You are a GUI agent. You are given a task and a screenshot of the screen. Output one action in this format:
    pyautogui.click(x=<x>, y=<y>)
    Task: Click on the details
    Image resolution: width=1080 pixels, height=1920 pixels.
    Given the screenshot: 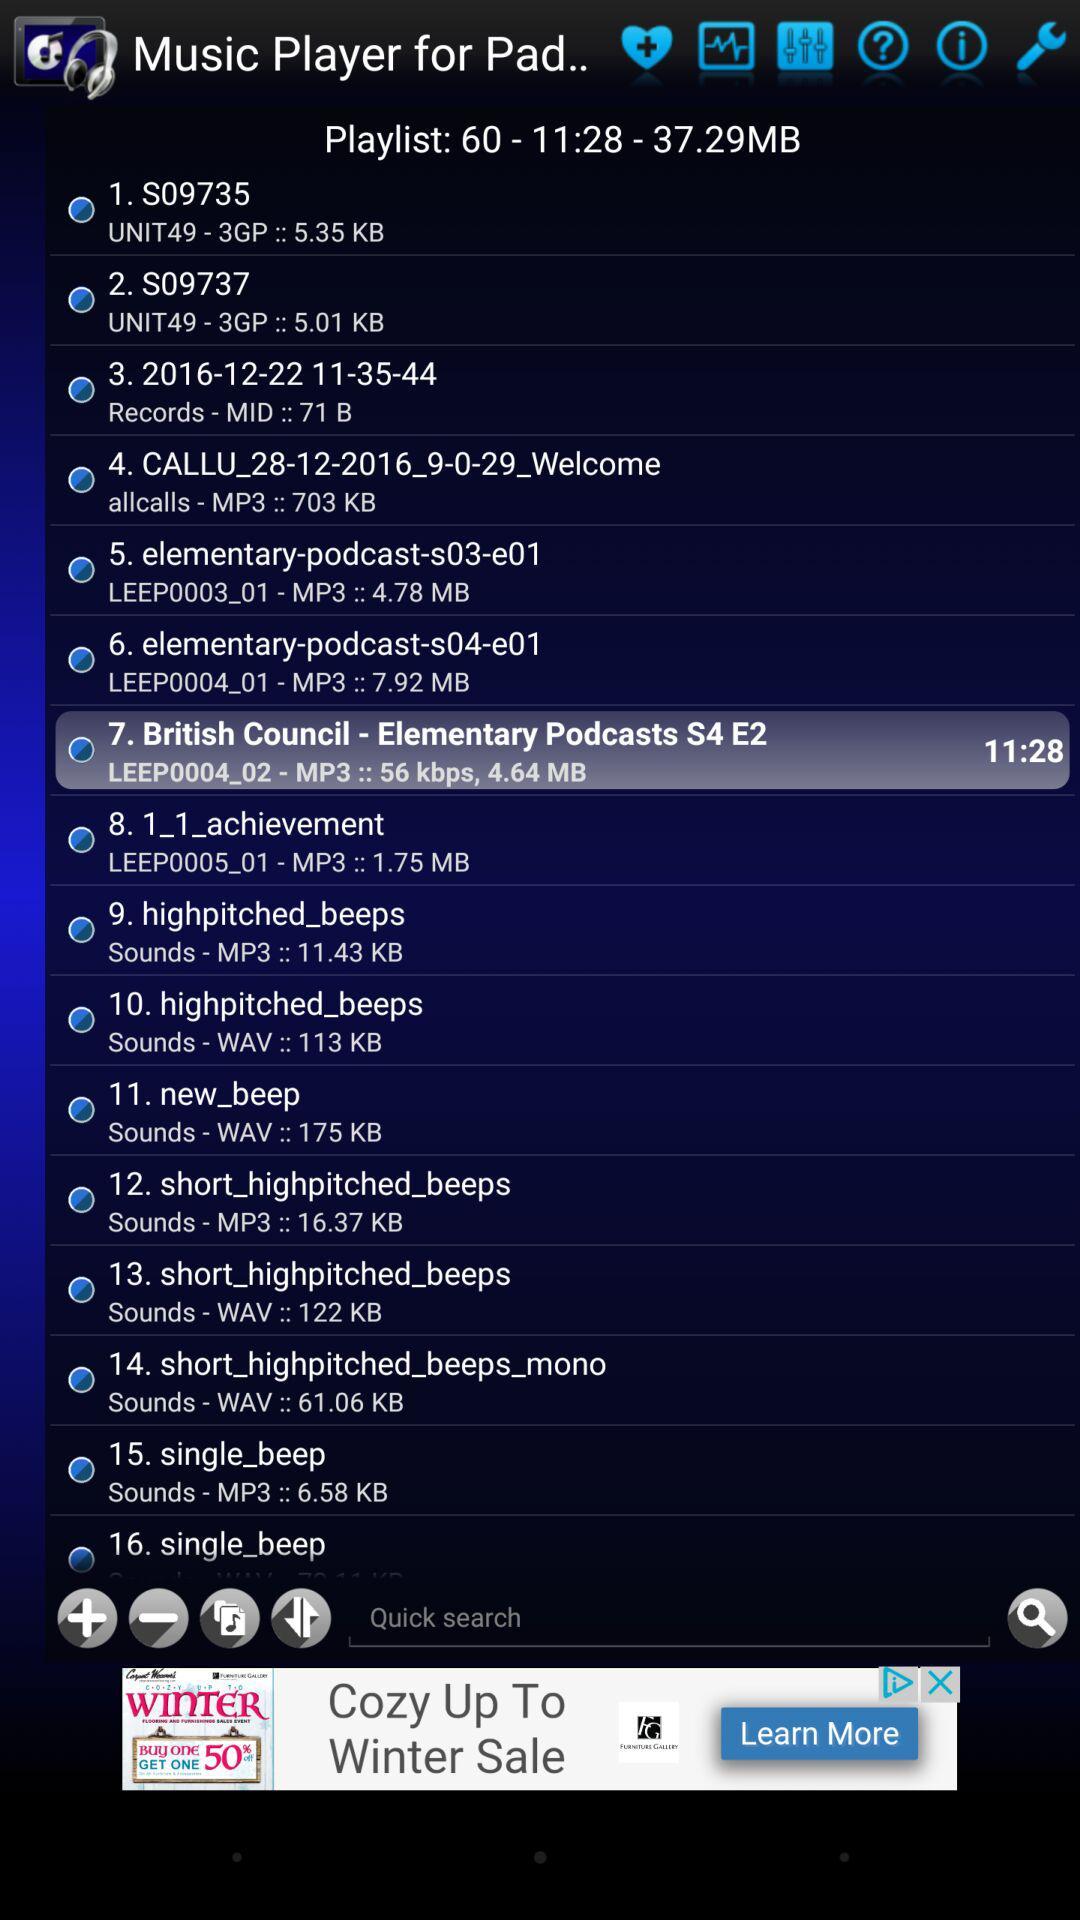 What is the action you would take?
    pyautogui.click(x=960, y=52)
    